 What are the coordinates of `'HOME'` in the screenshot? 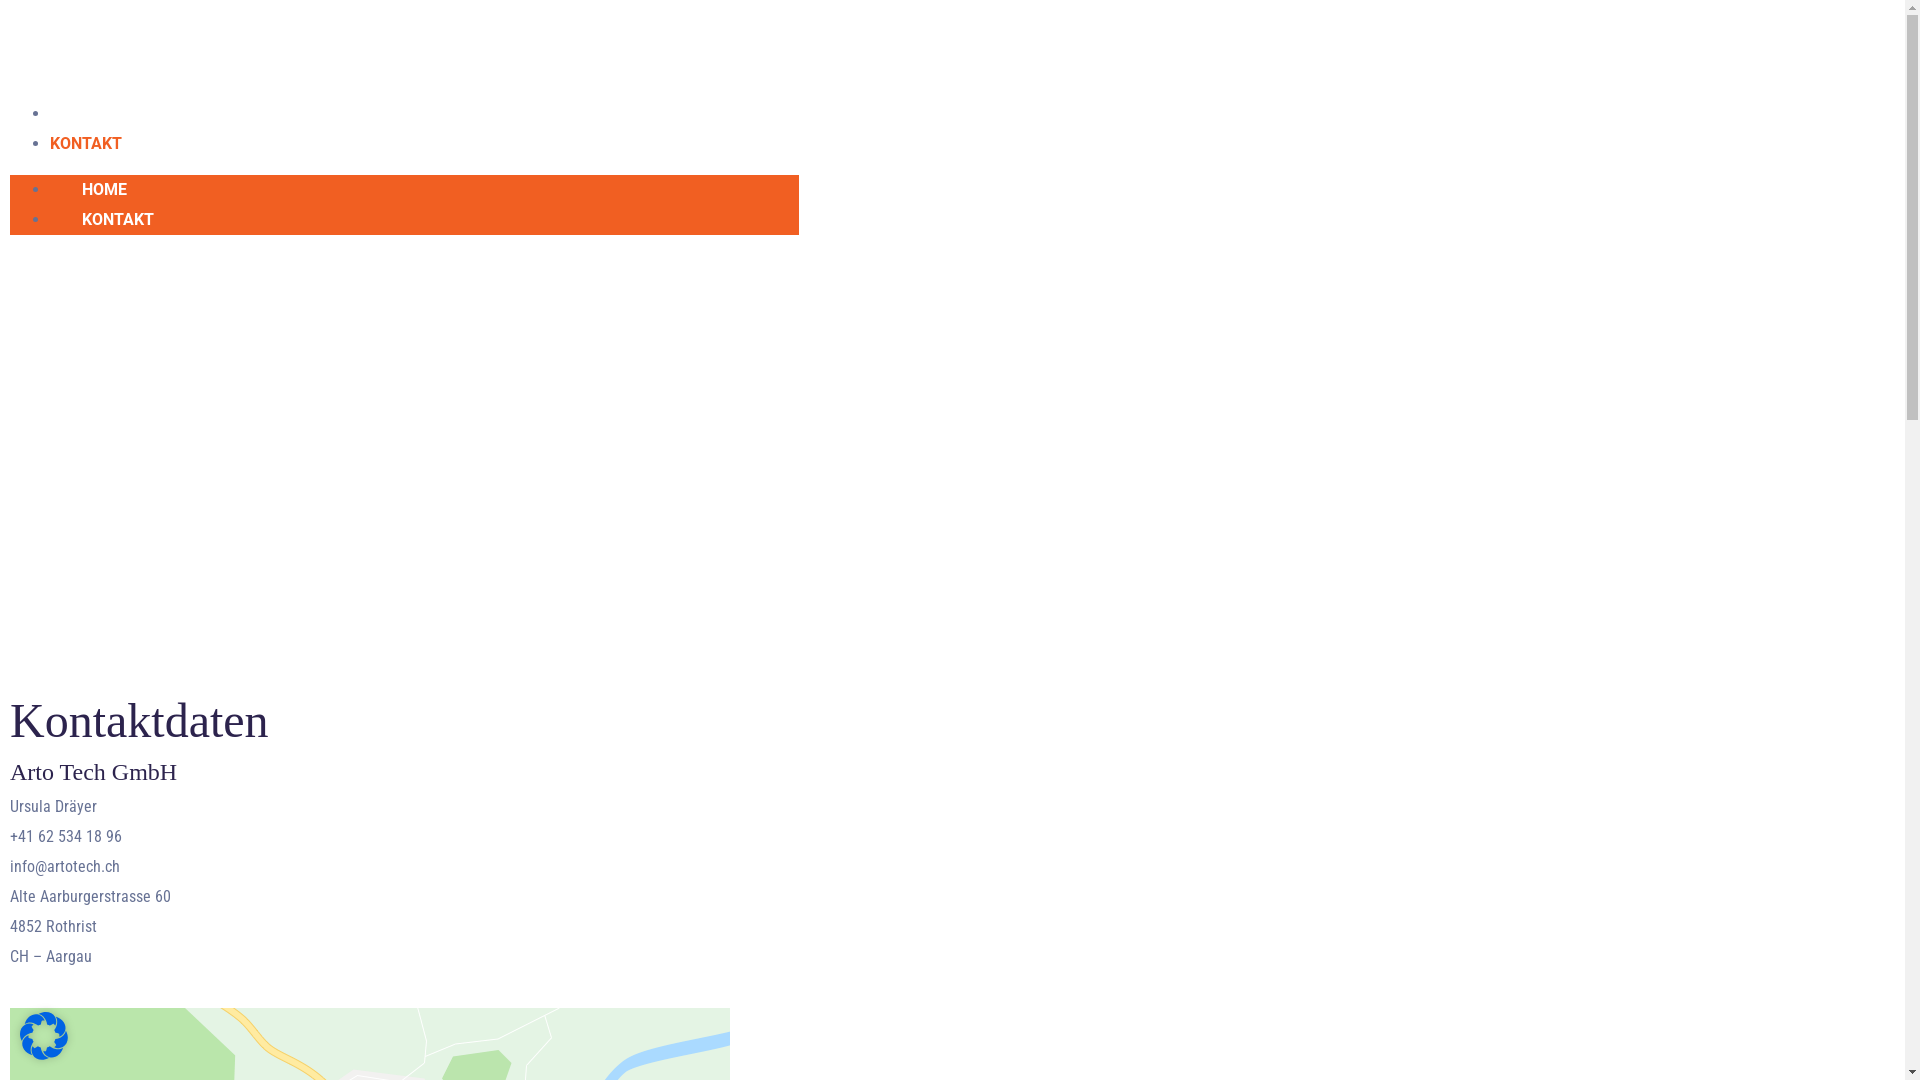 It's located at (49, 189).